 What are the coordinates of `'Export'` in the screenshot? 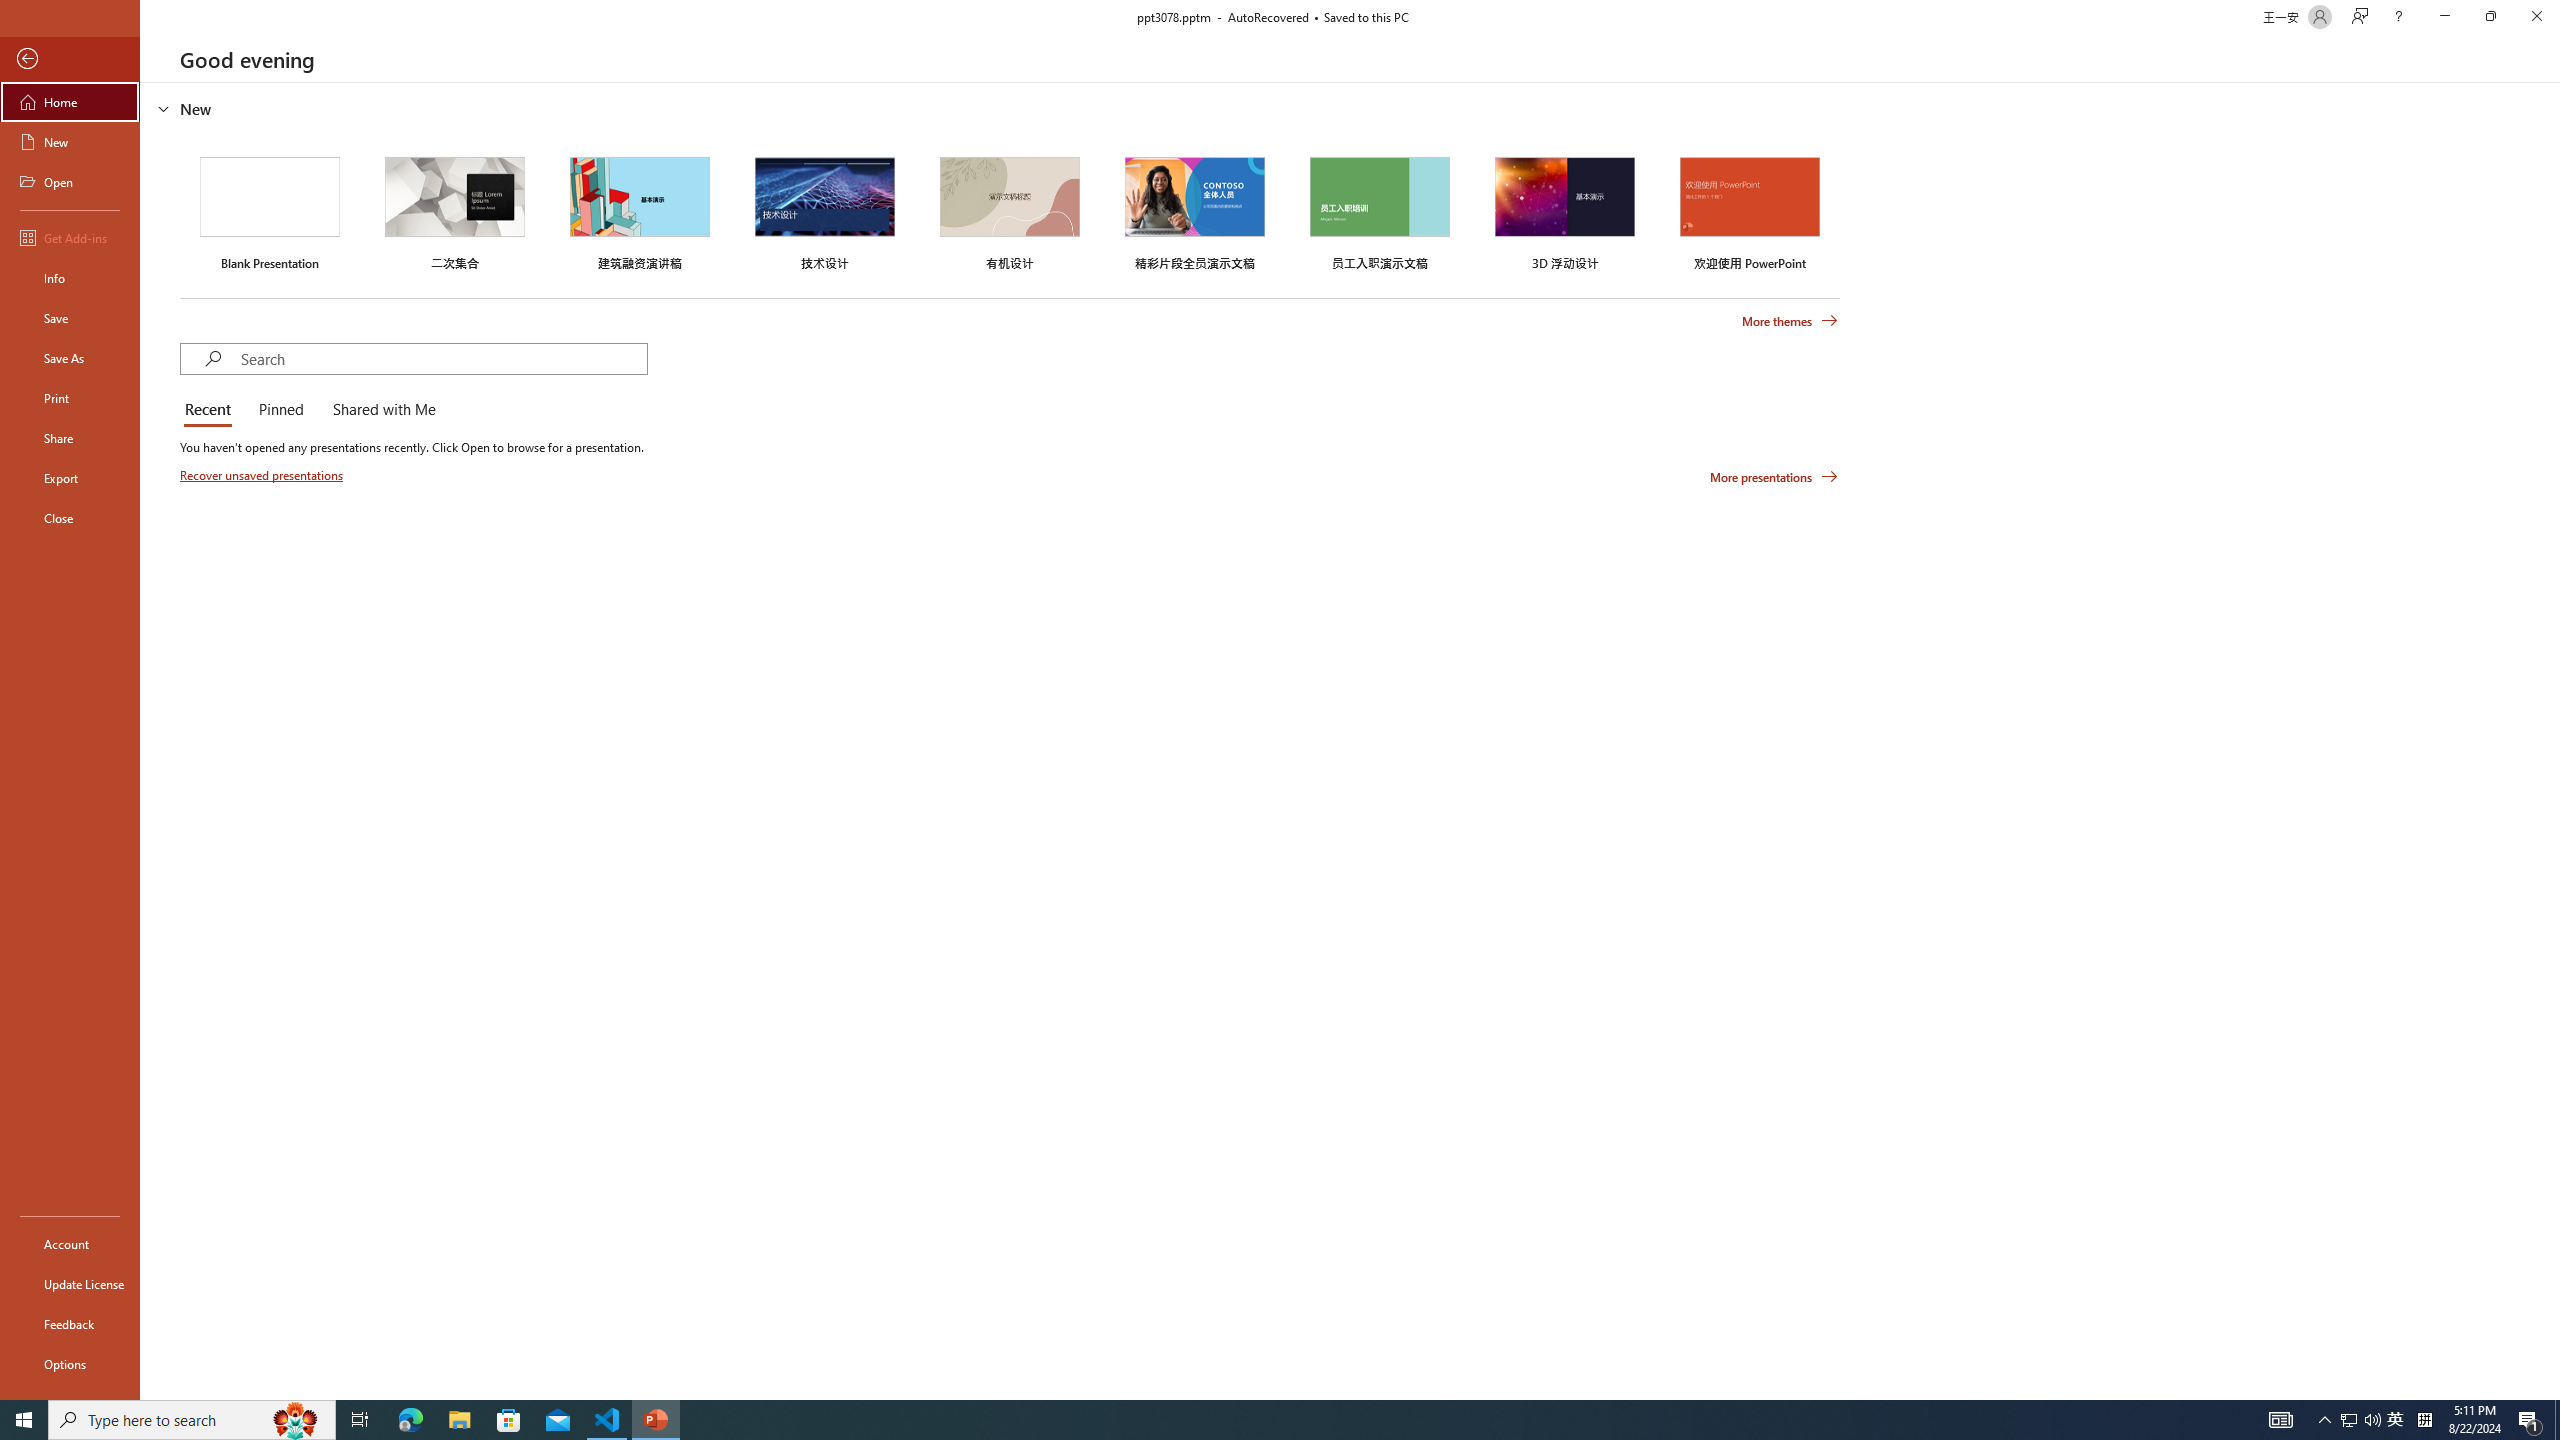 It's located at (69, 478).